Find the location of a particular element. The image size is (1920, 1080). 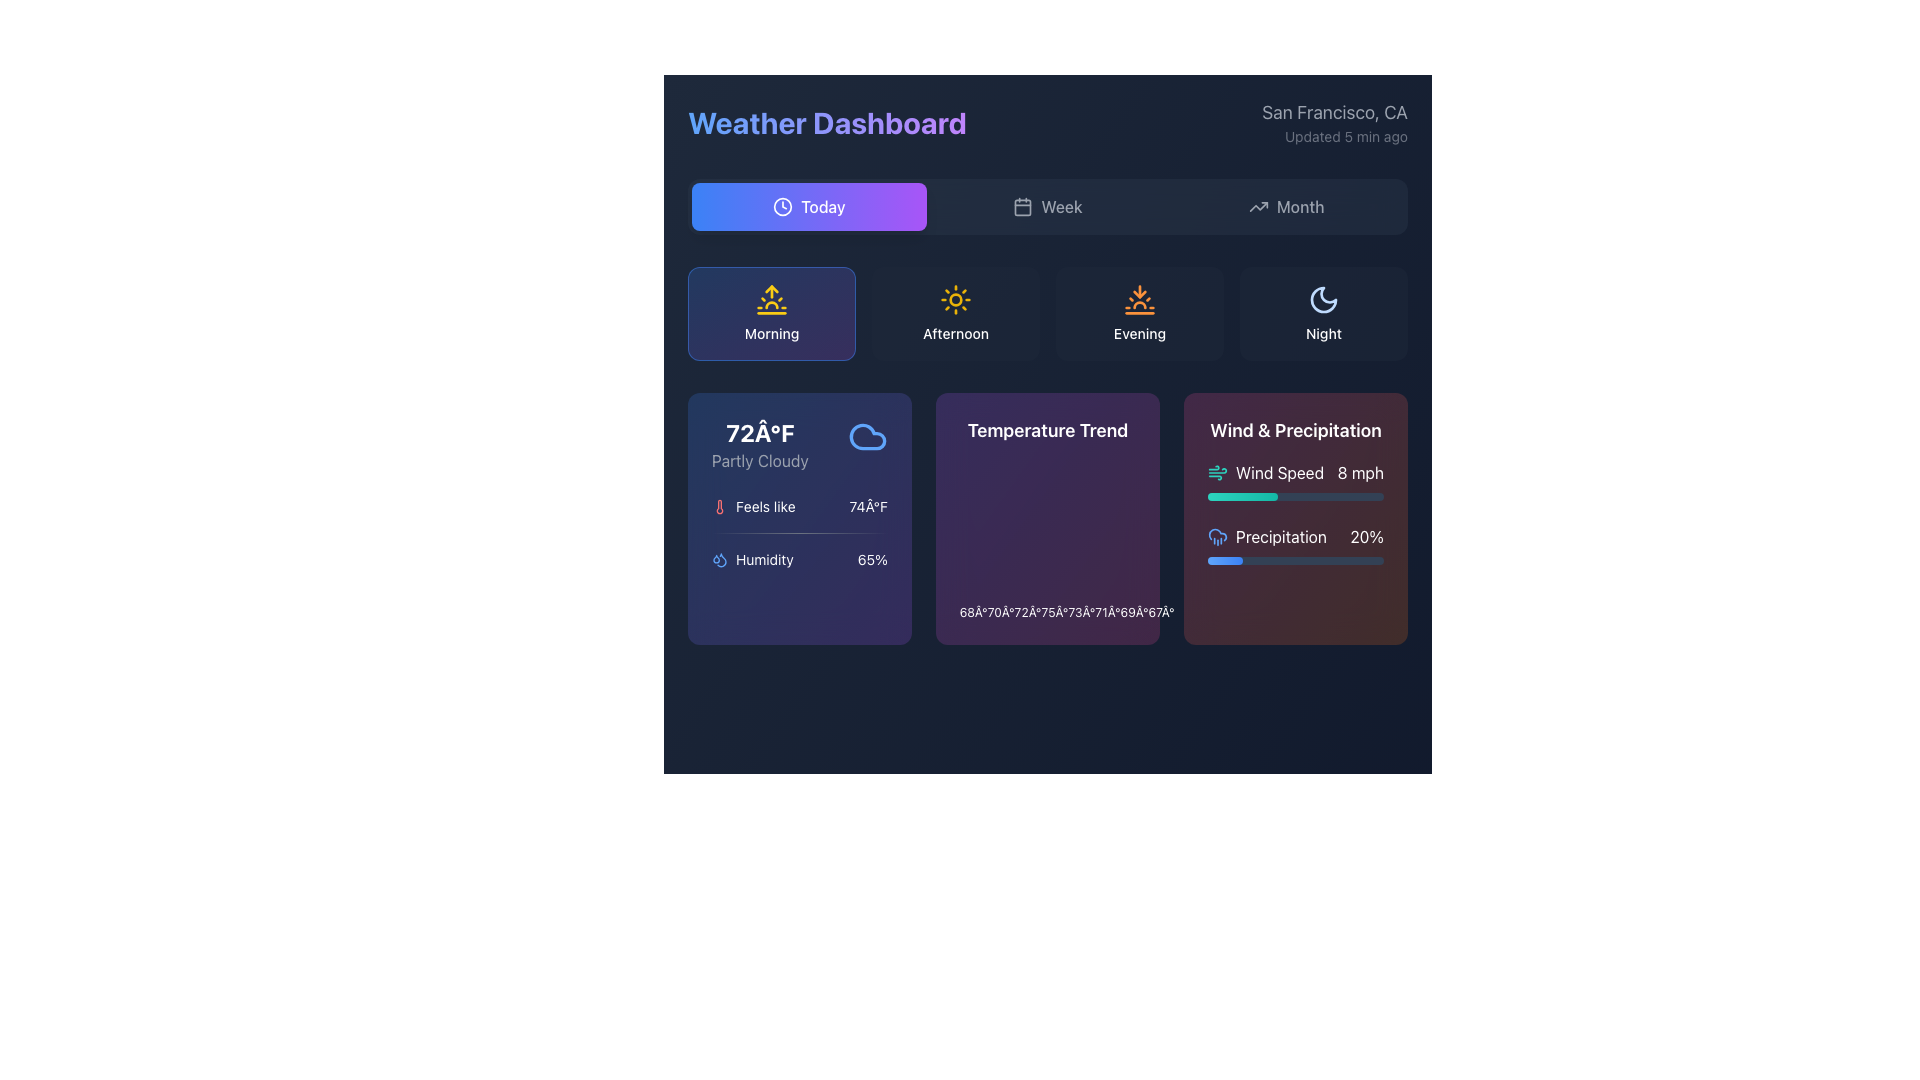

the progress represented by the narrow, horizontally elongated blue gradient progress bar indicator within the 'Precipitation' section of the 'Wind & Precipitation' interface is located at coordinates (1224, 560).